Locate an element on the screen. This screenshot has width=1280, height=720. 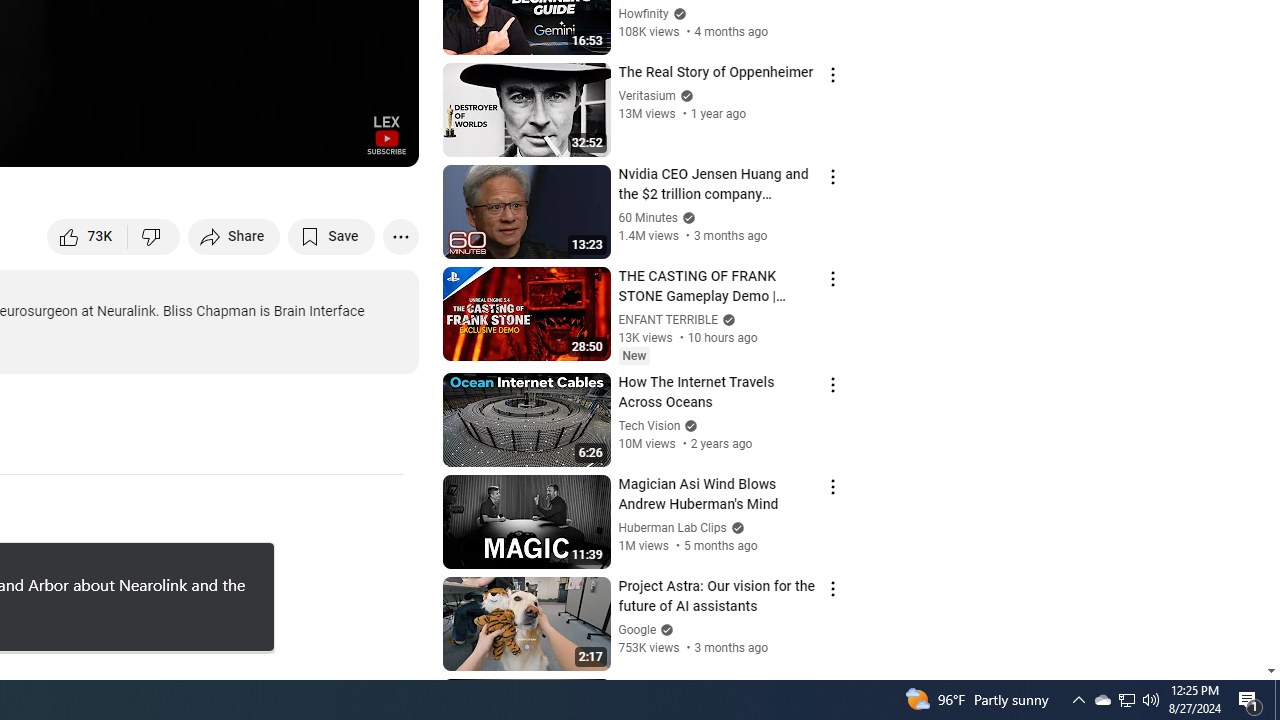
'Channel watermark' is located at coordinates (386, 135).